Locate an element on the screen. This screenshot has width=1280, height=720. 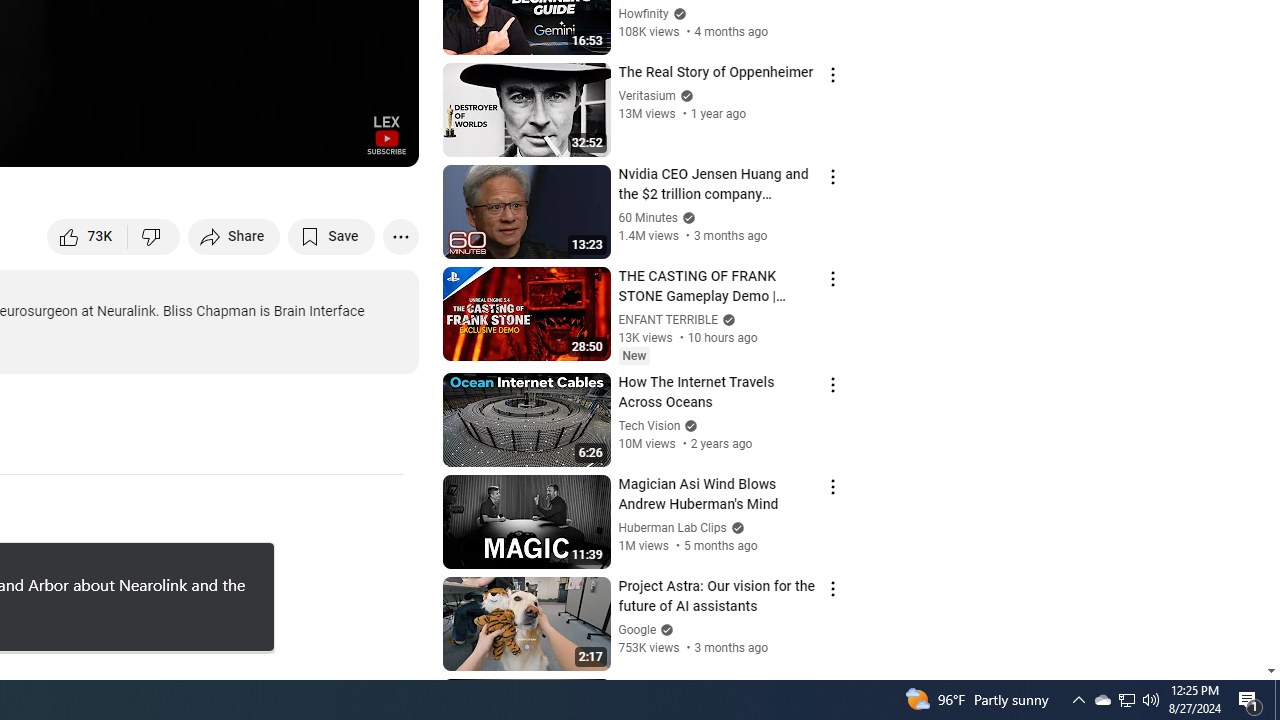
'Channel watermark' is located at coordinates (386, 135).